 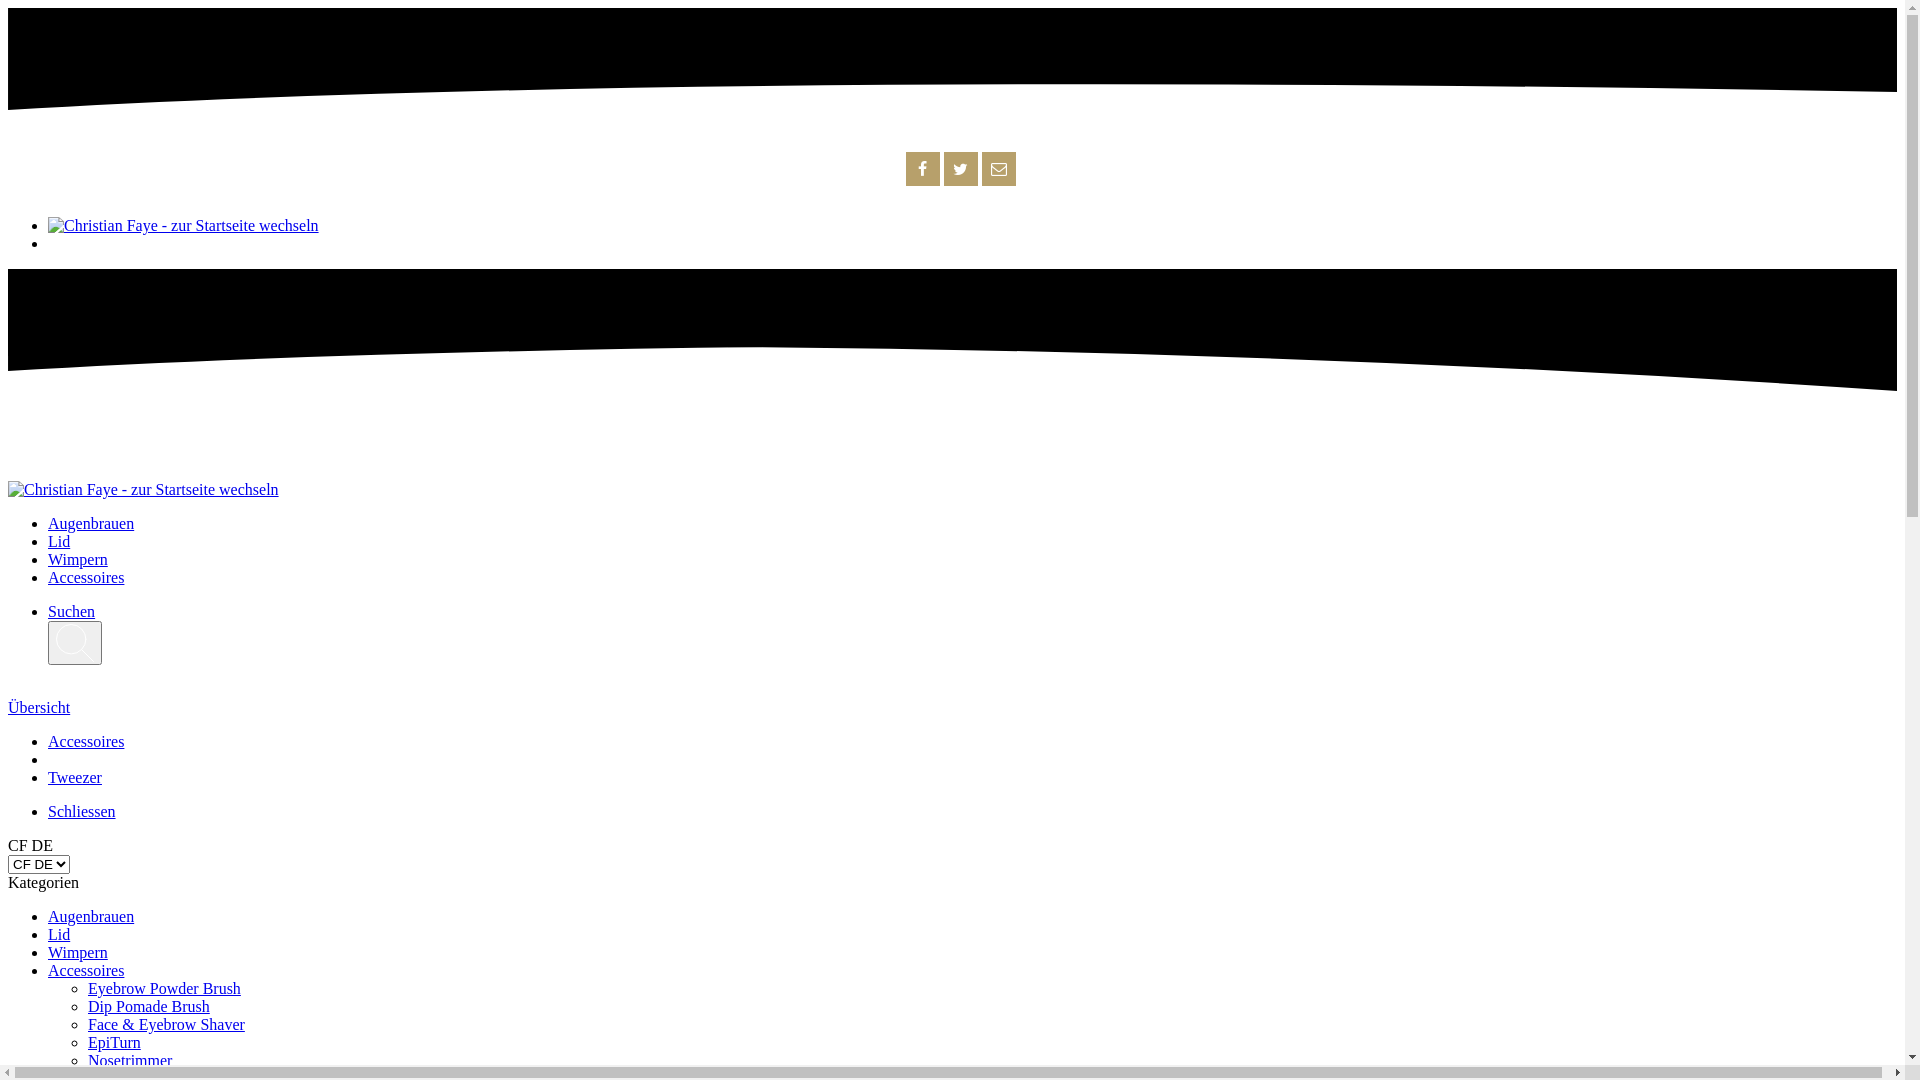 I want to click on 'Dip Pomade Brush', so click(x=86, y=1006).